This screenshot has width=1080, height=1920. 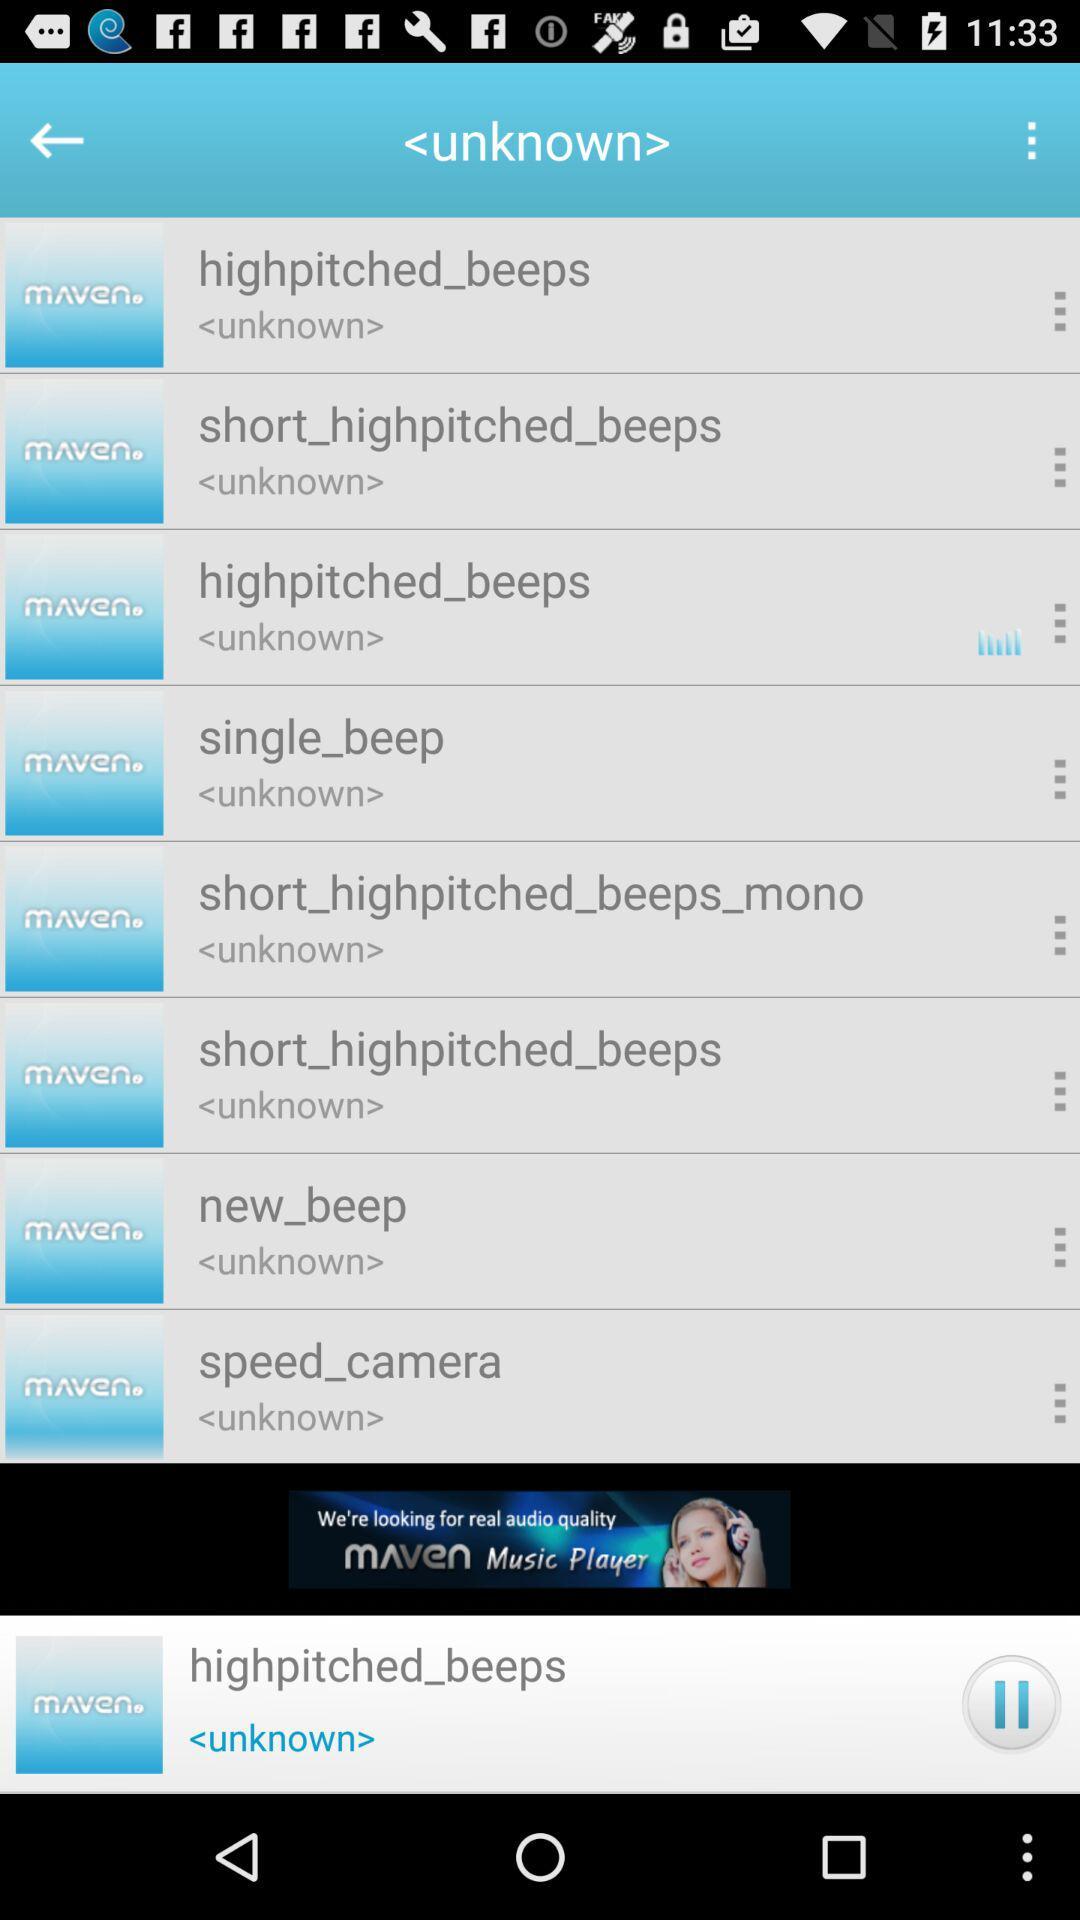 I want to click on the more icon, so click(x=1027, y=334).